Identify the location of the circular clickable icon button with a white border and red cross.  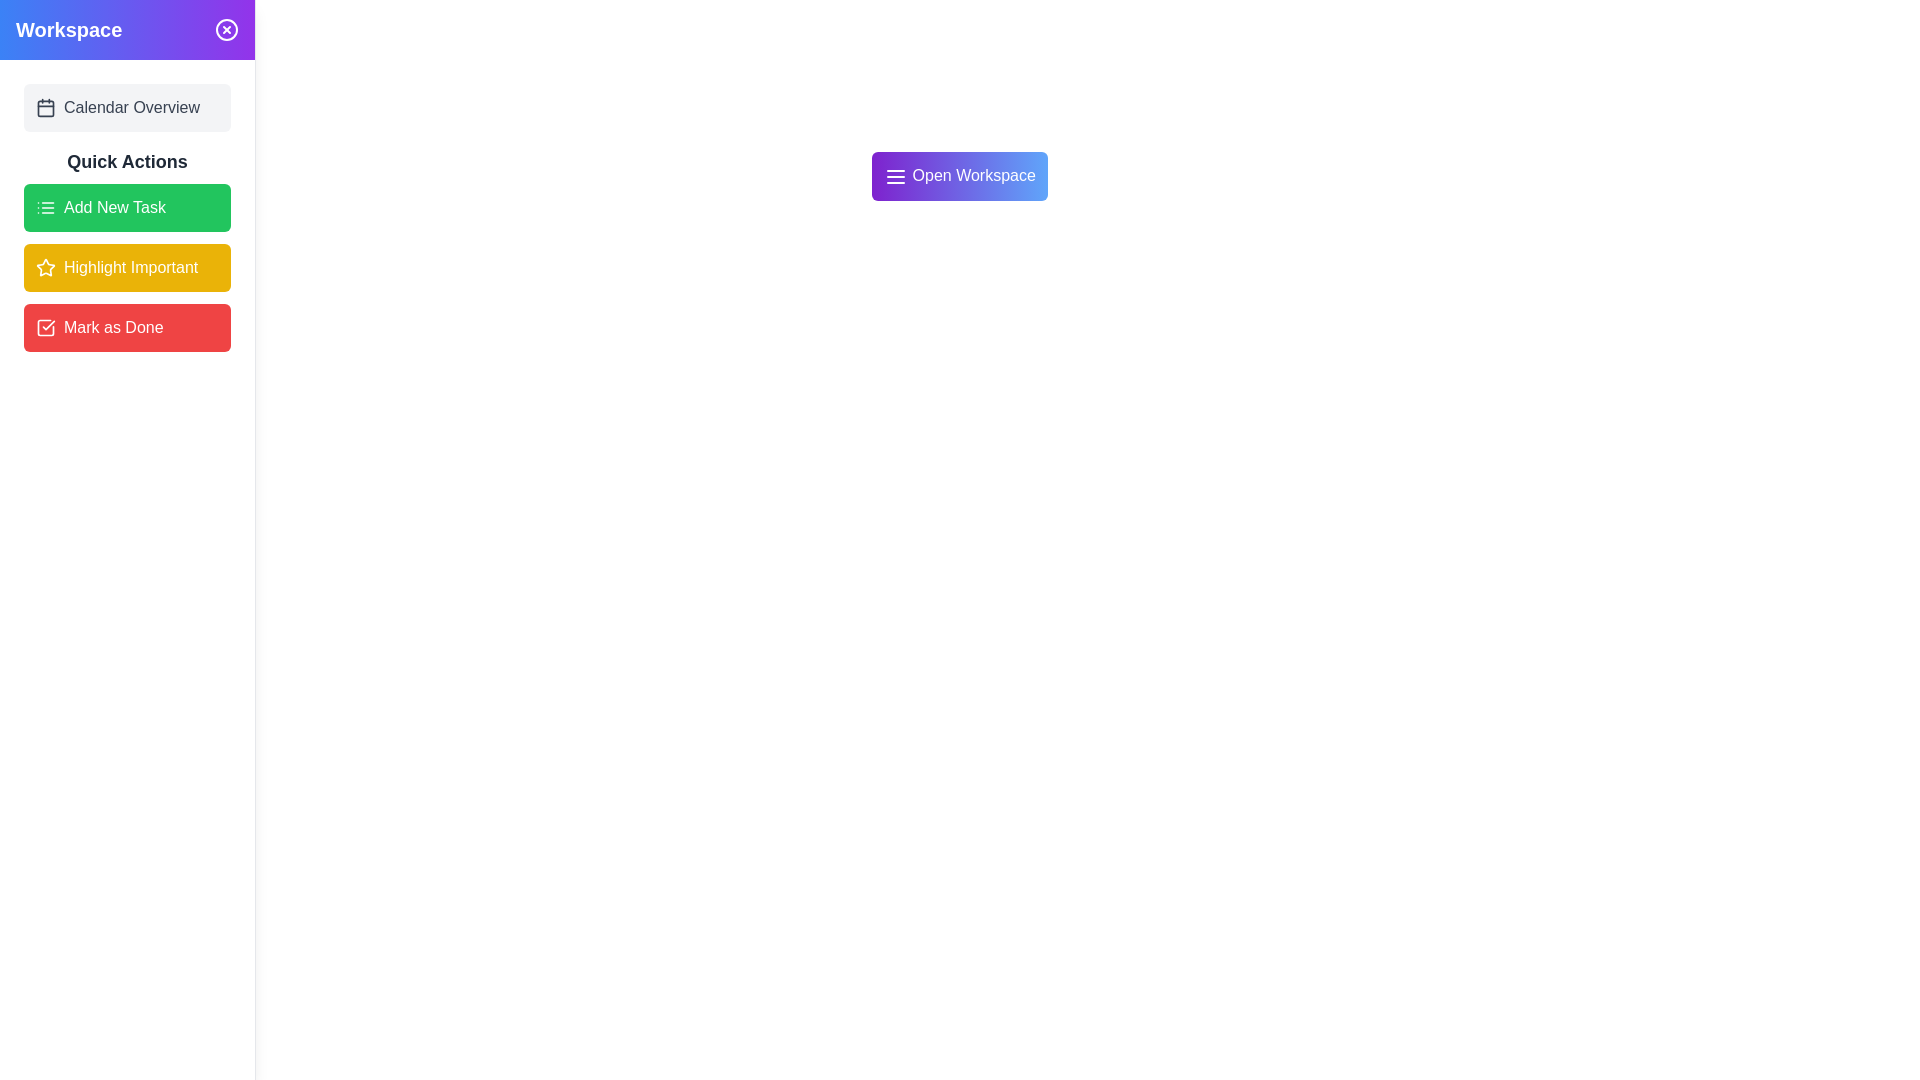
(226, 30).